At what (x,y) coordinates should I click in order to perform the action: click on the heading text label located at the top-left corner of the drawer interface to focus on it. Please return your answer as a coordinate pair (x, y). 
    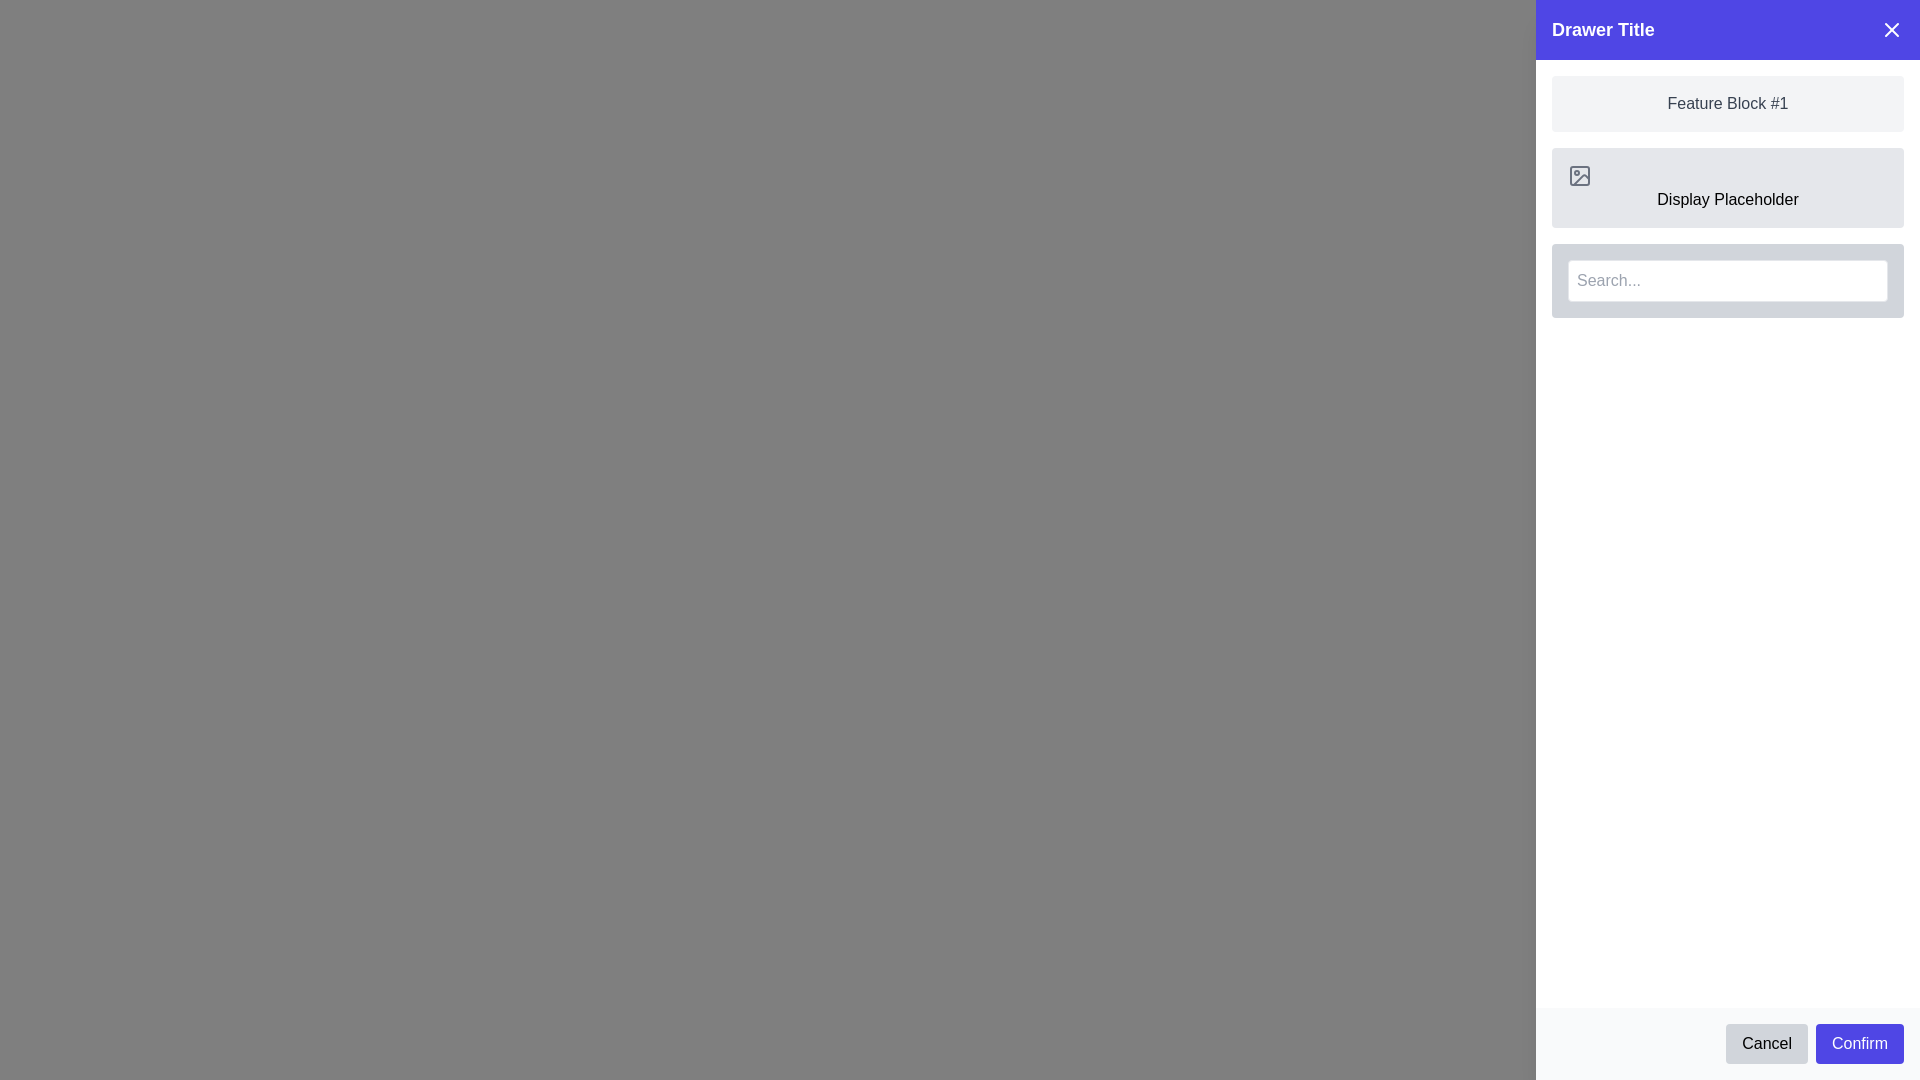
    Looking at the image, I should click on (1603, 30).